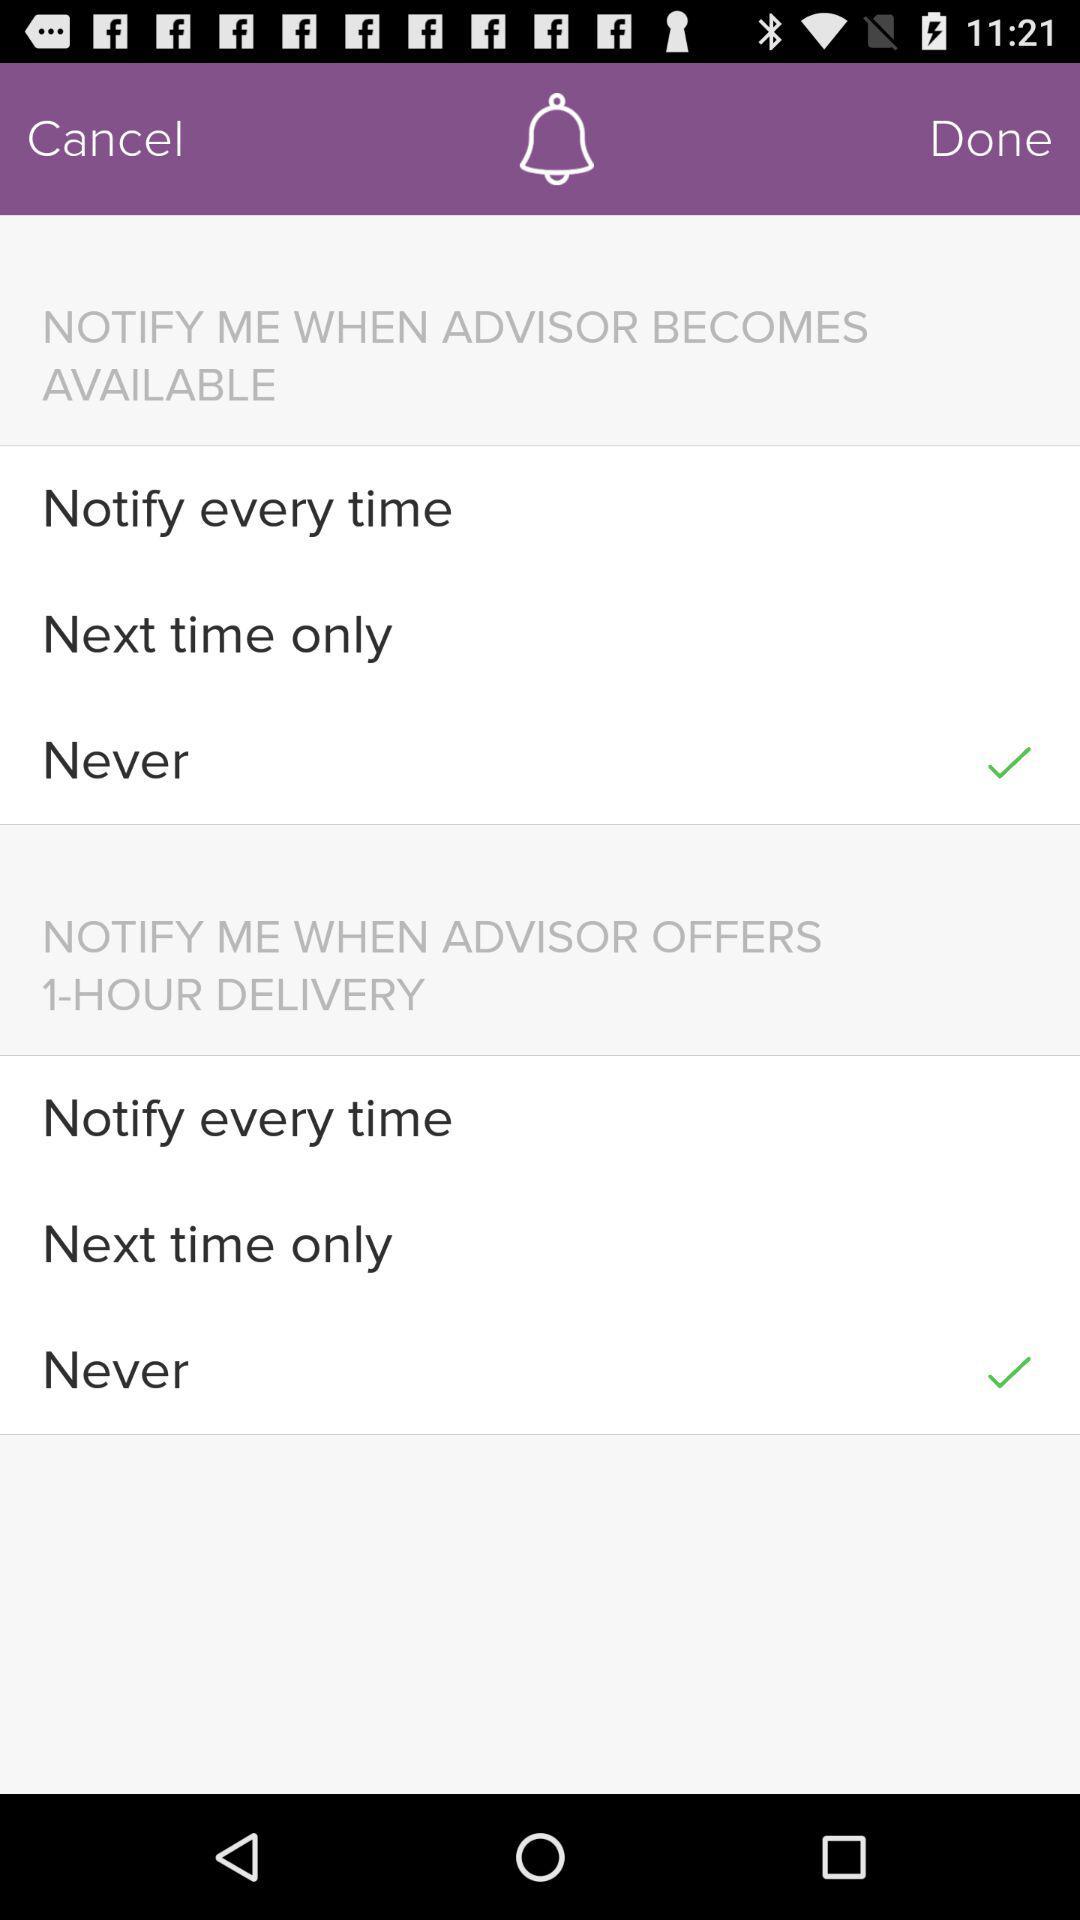 The width and height of the screenshot is (1080, 1920). What do you see at coordinates (105, 138) in the screenshot?
I see `the cancel at the top left corner` at bounding box center [105, 138].